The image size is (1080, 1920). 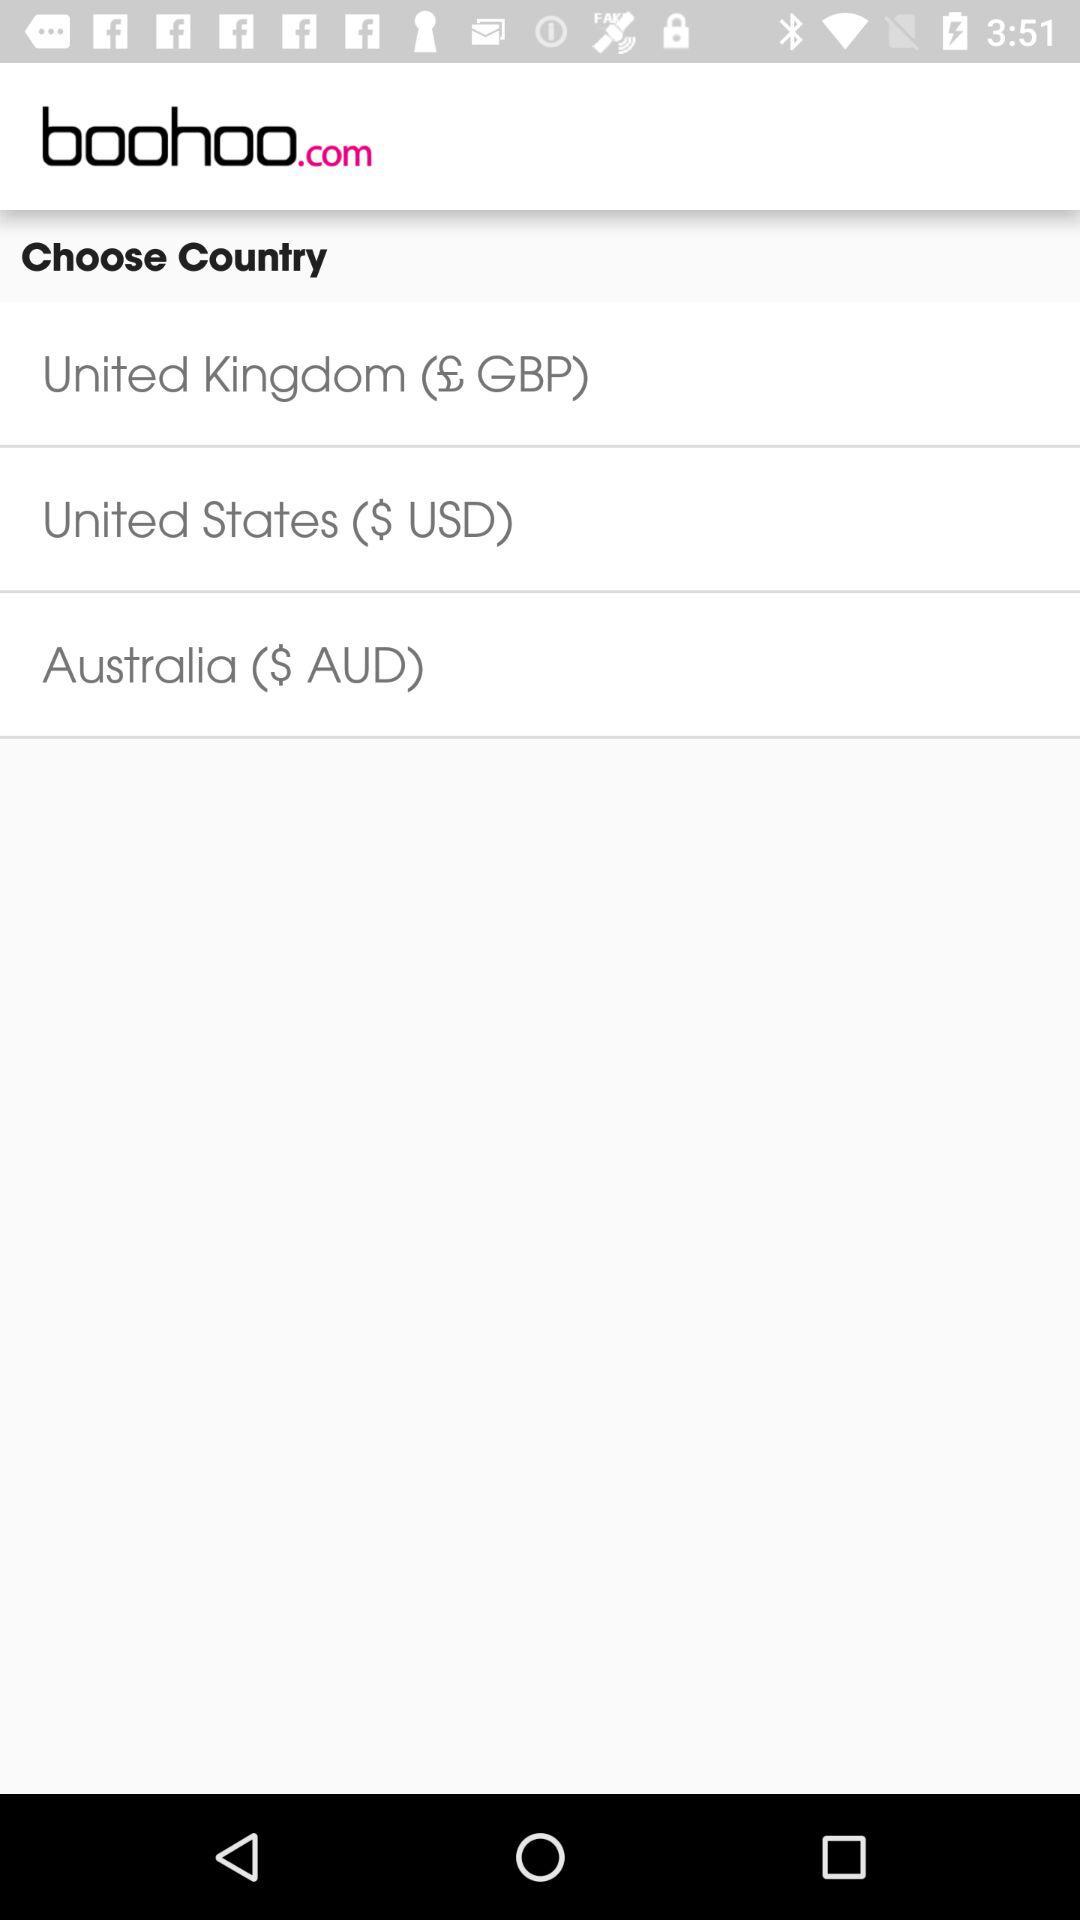 I want to click on item below united states ($ usd) icon, so click(x=232, y=664).